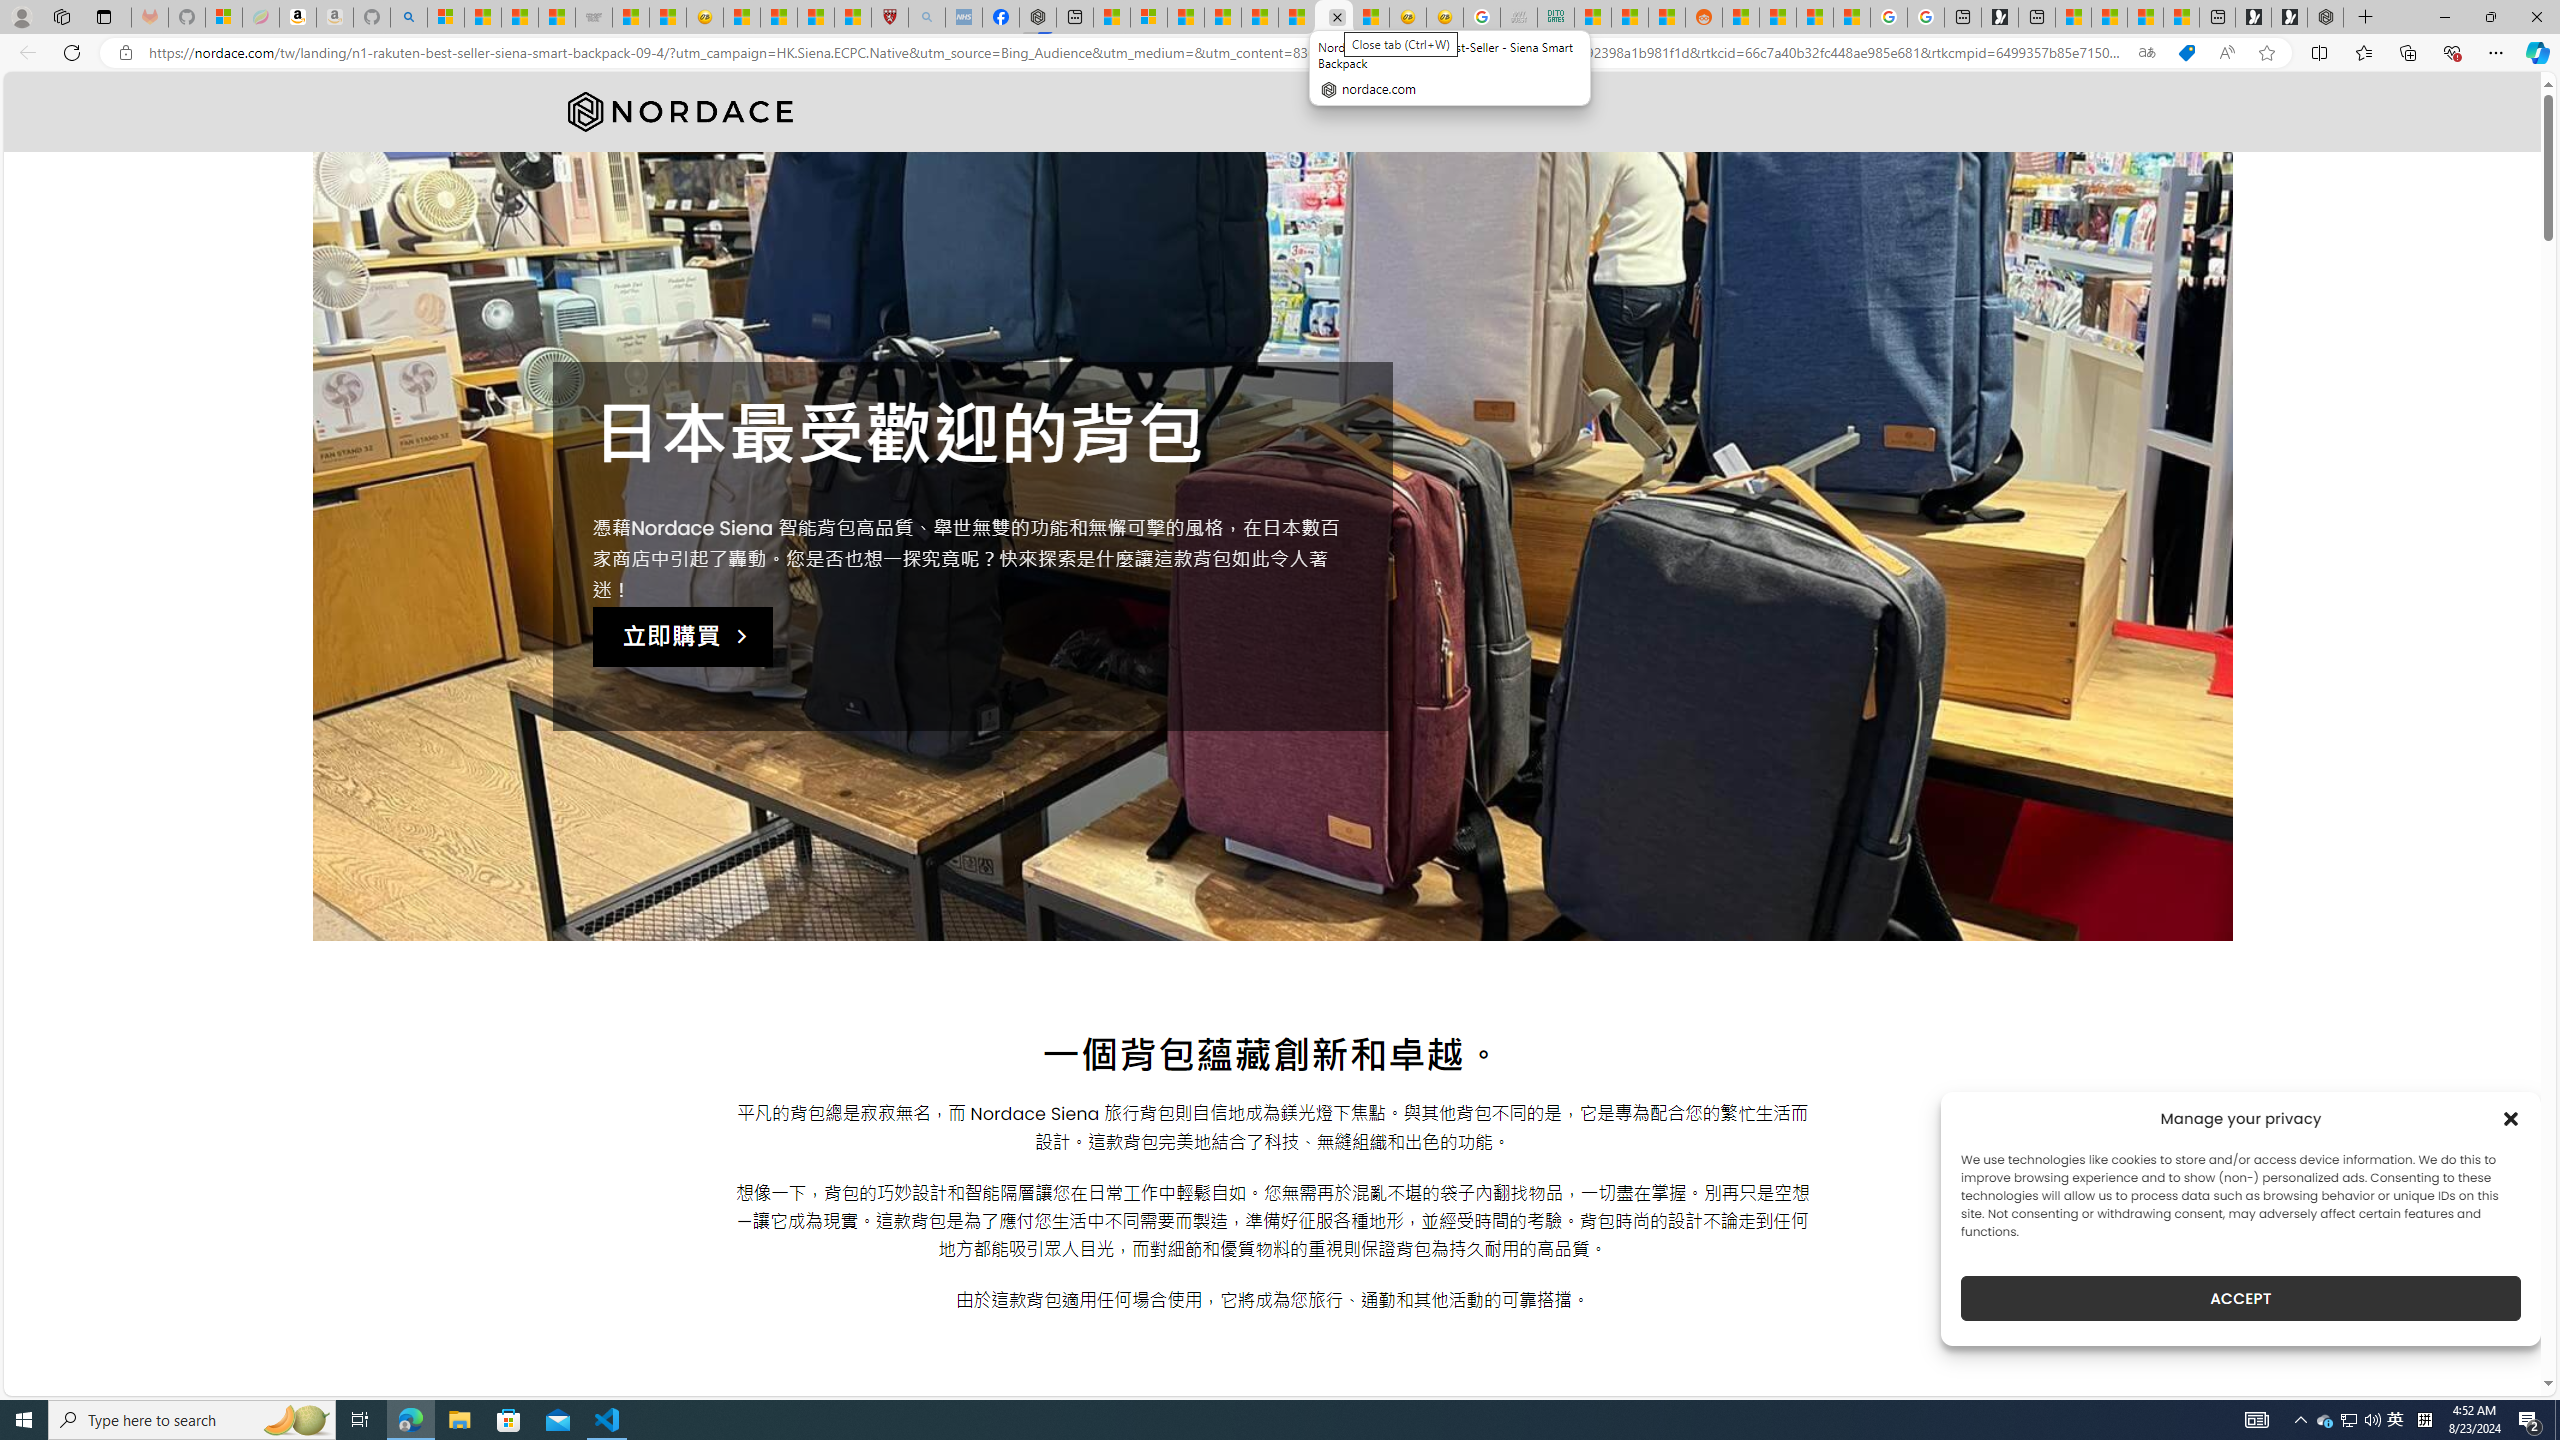 This screenshot has width=2560, height=1440. What do you see at coordinates (2241, 1298) in the screenshot?
I see `'ACCEPT'` at bounding box center [2241, 1298].